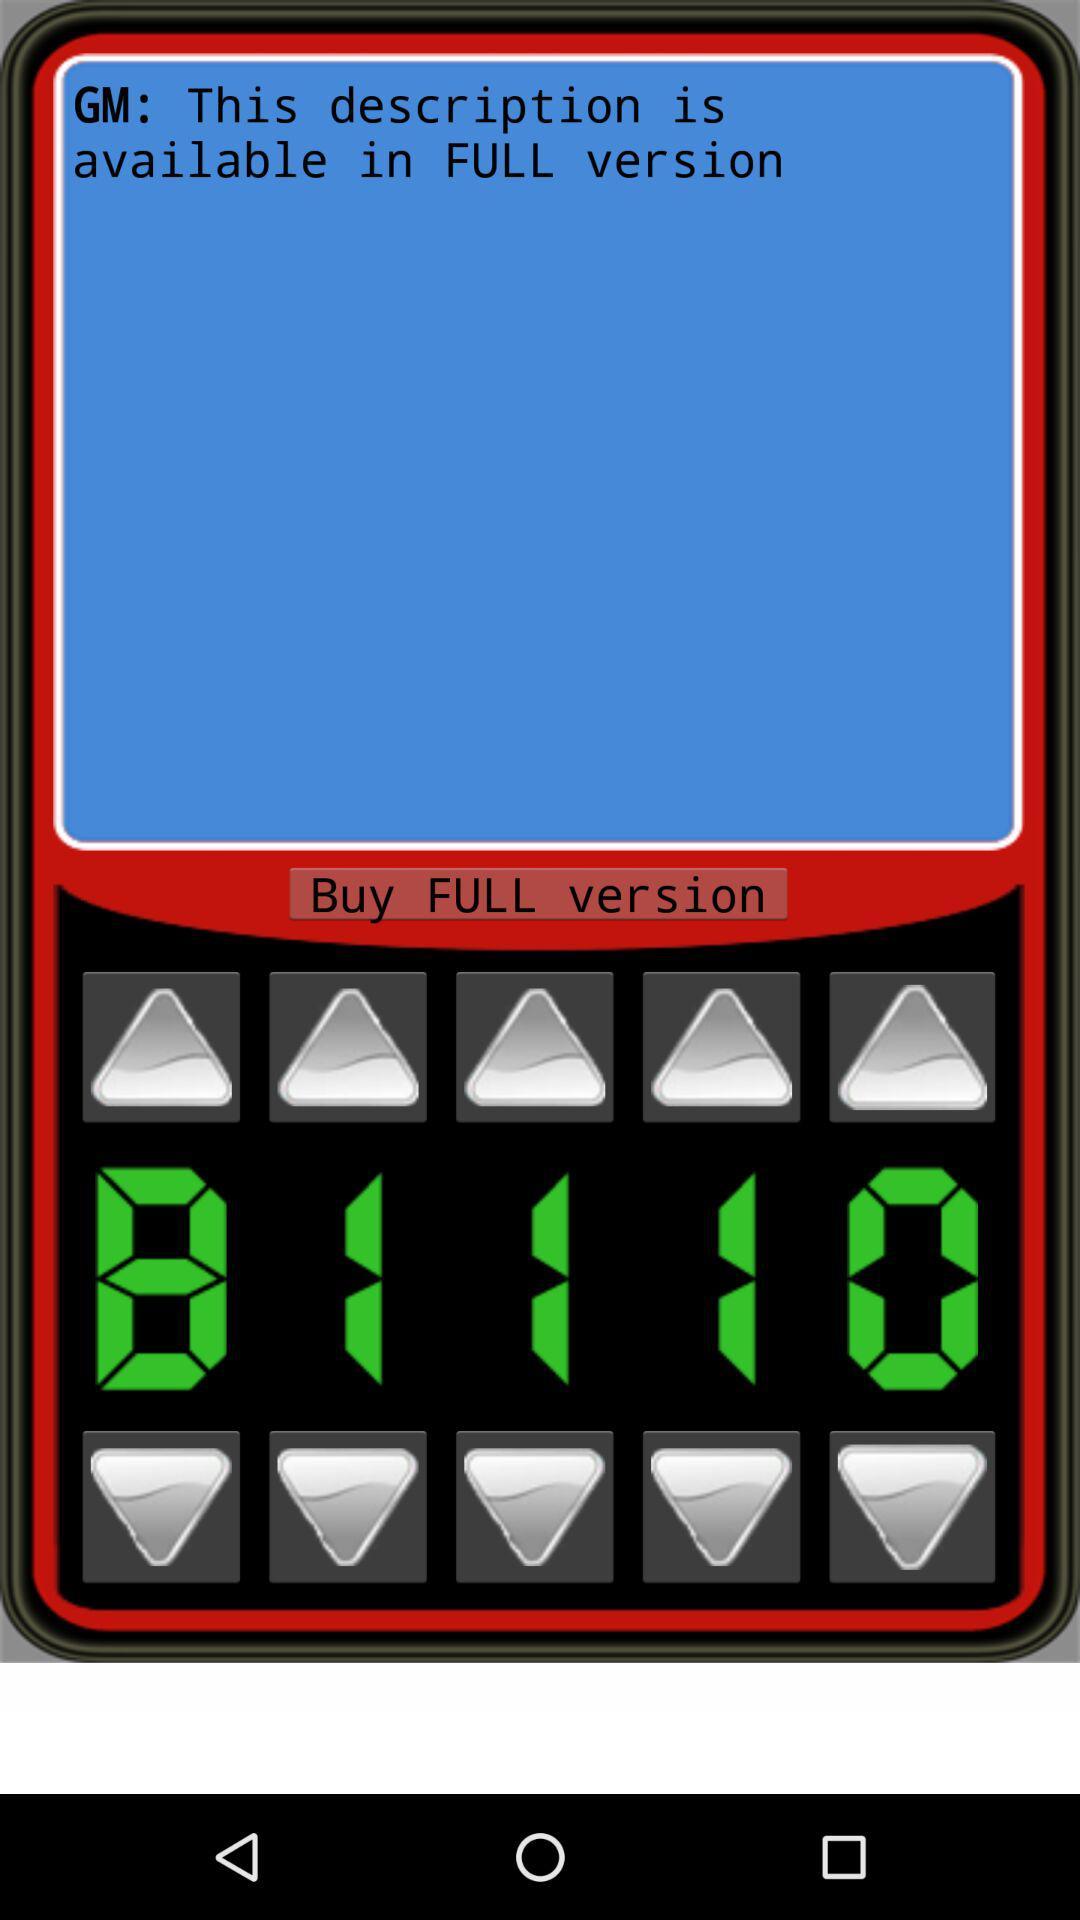  What do you see at coordinates (346, 1046) in the screenshot?
I see `number` at bounding box center [346, 1046].